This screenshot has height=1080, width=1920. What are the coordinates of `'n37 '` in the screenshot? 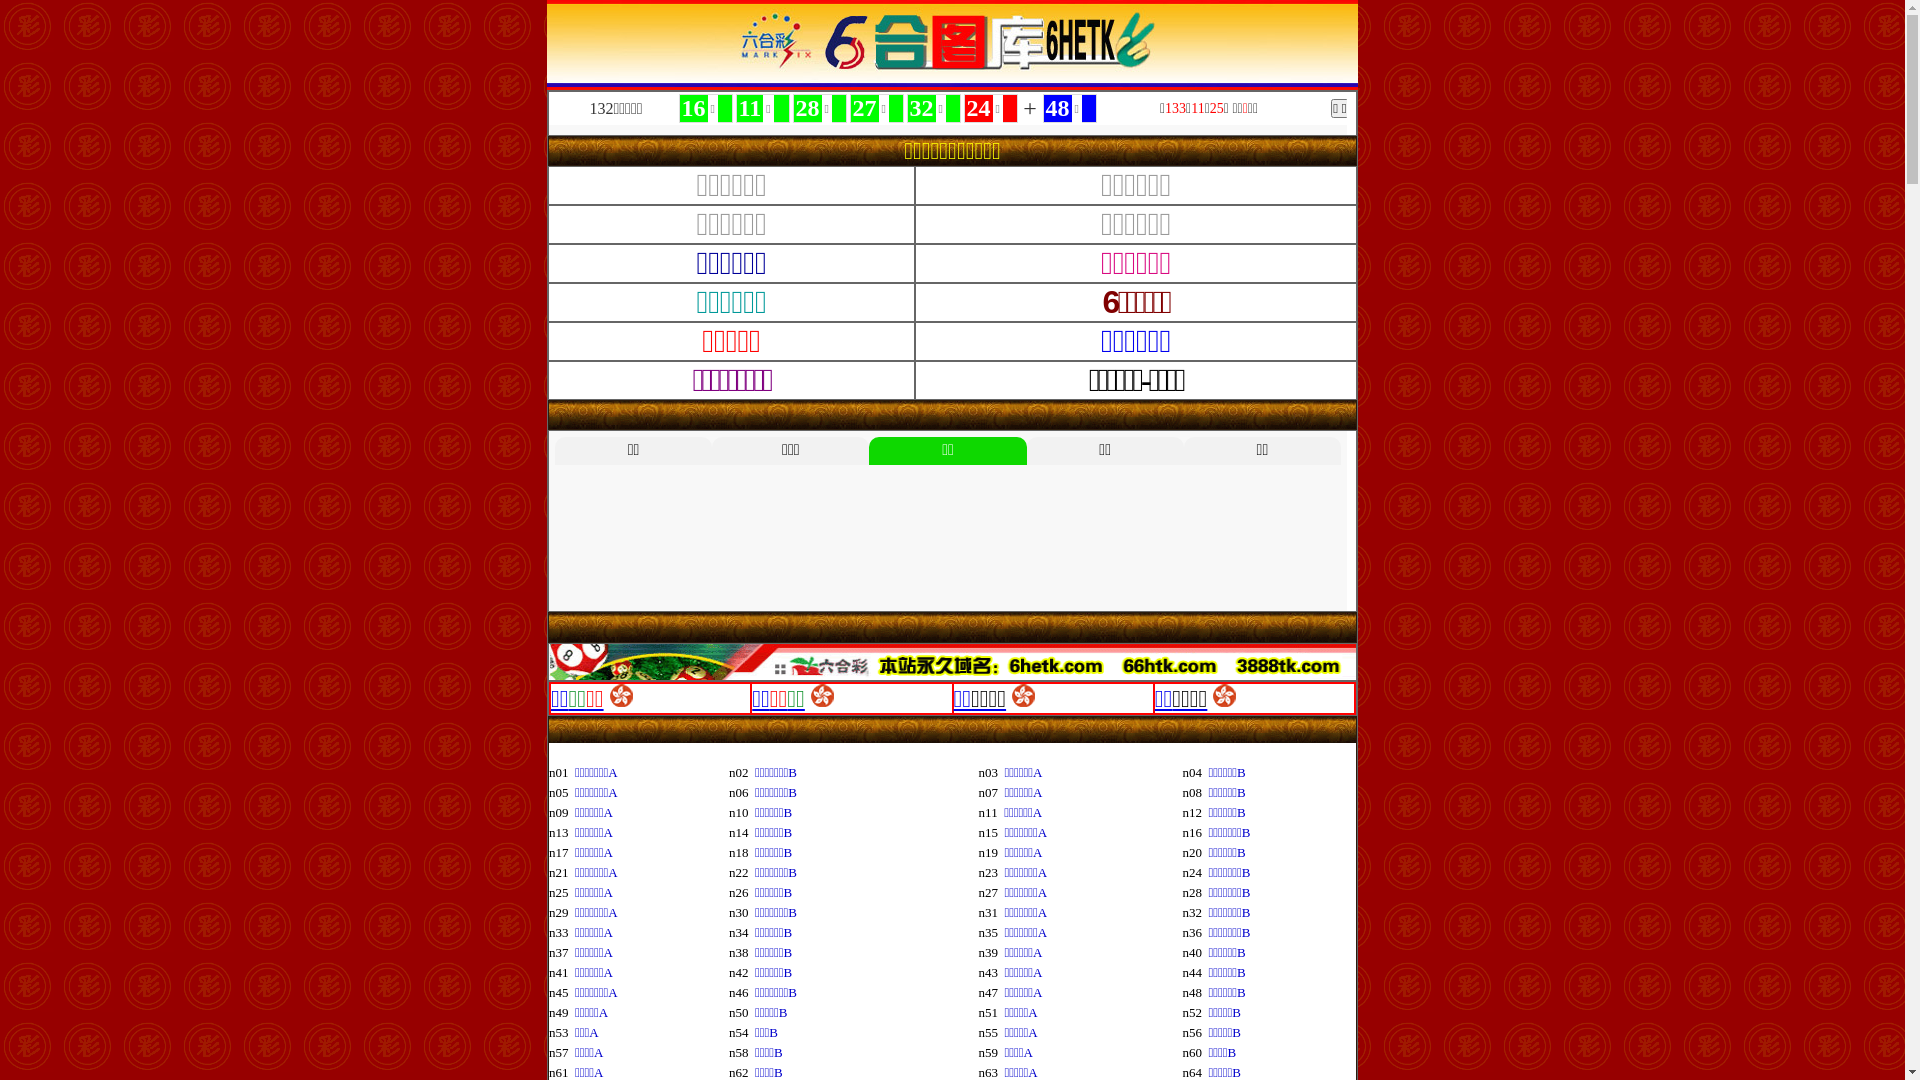 It's located at (560, 951).